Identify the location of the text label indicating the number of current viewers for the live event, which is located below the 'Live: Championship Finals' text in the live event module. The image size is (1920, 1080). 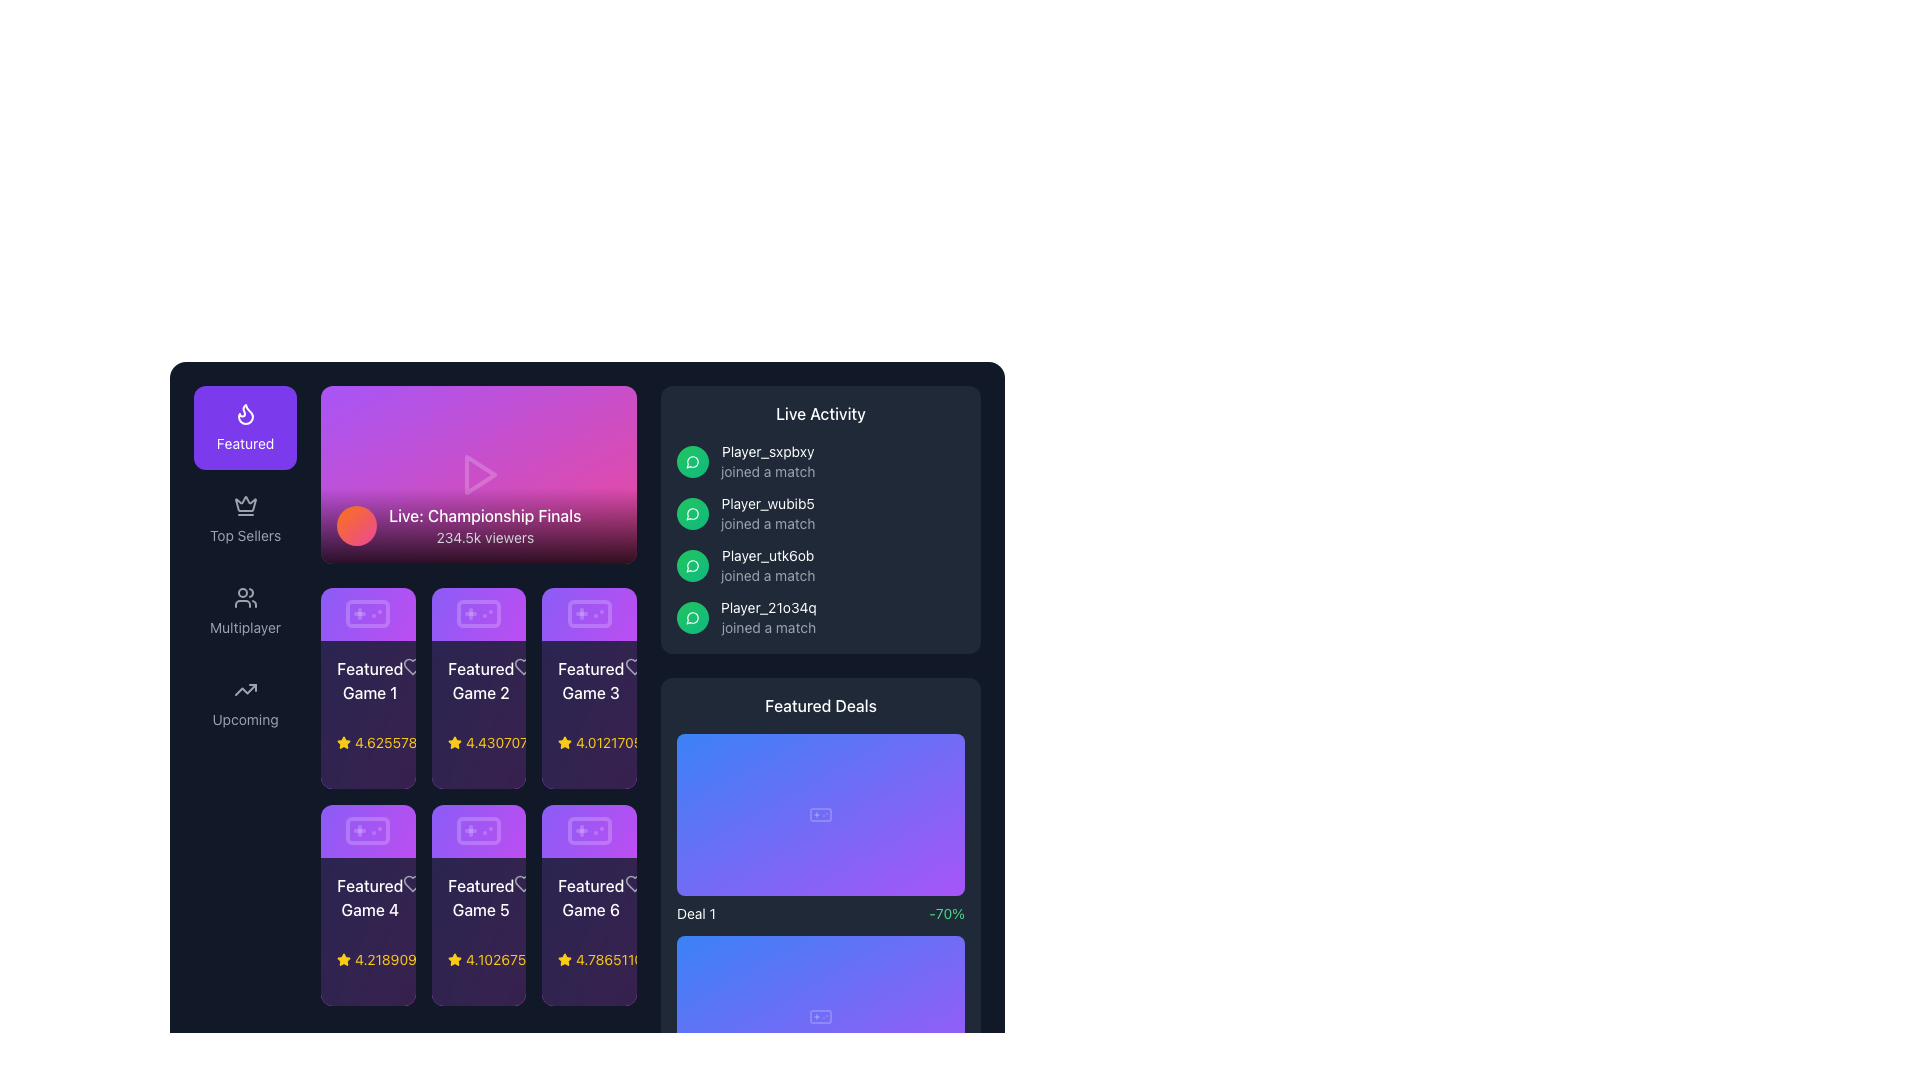
(485, 536).